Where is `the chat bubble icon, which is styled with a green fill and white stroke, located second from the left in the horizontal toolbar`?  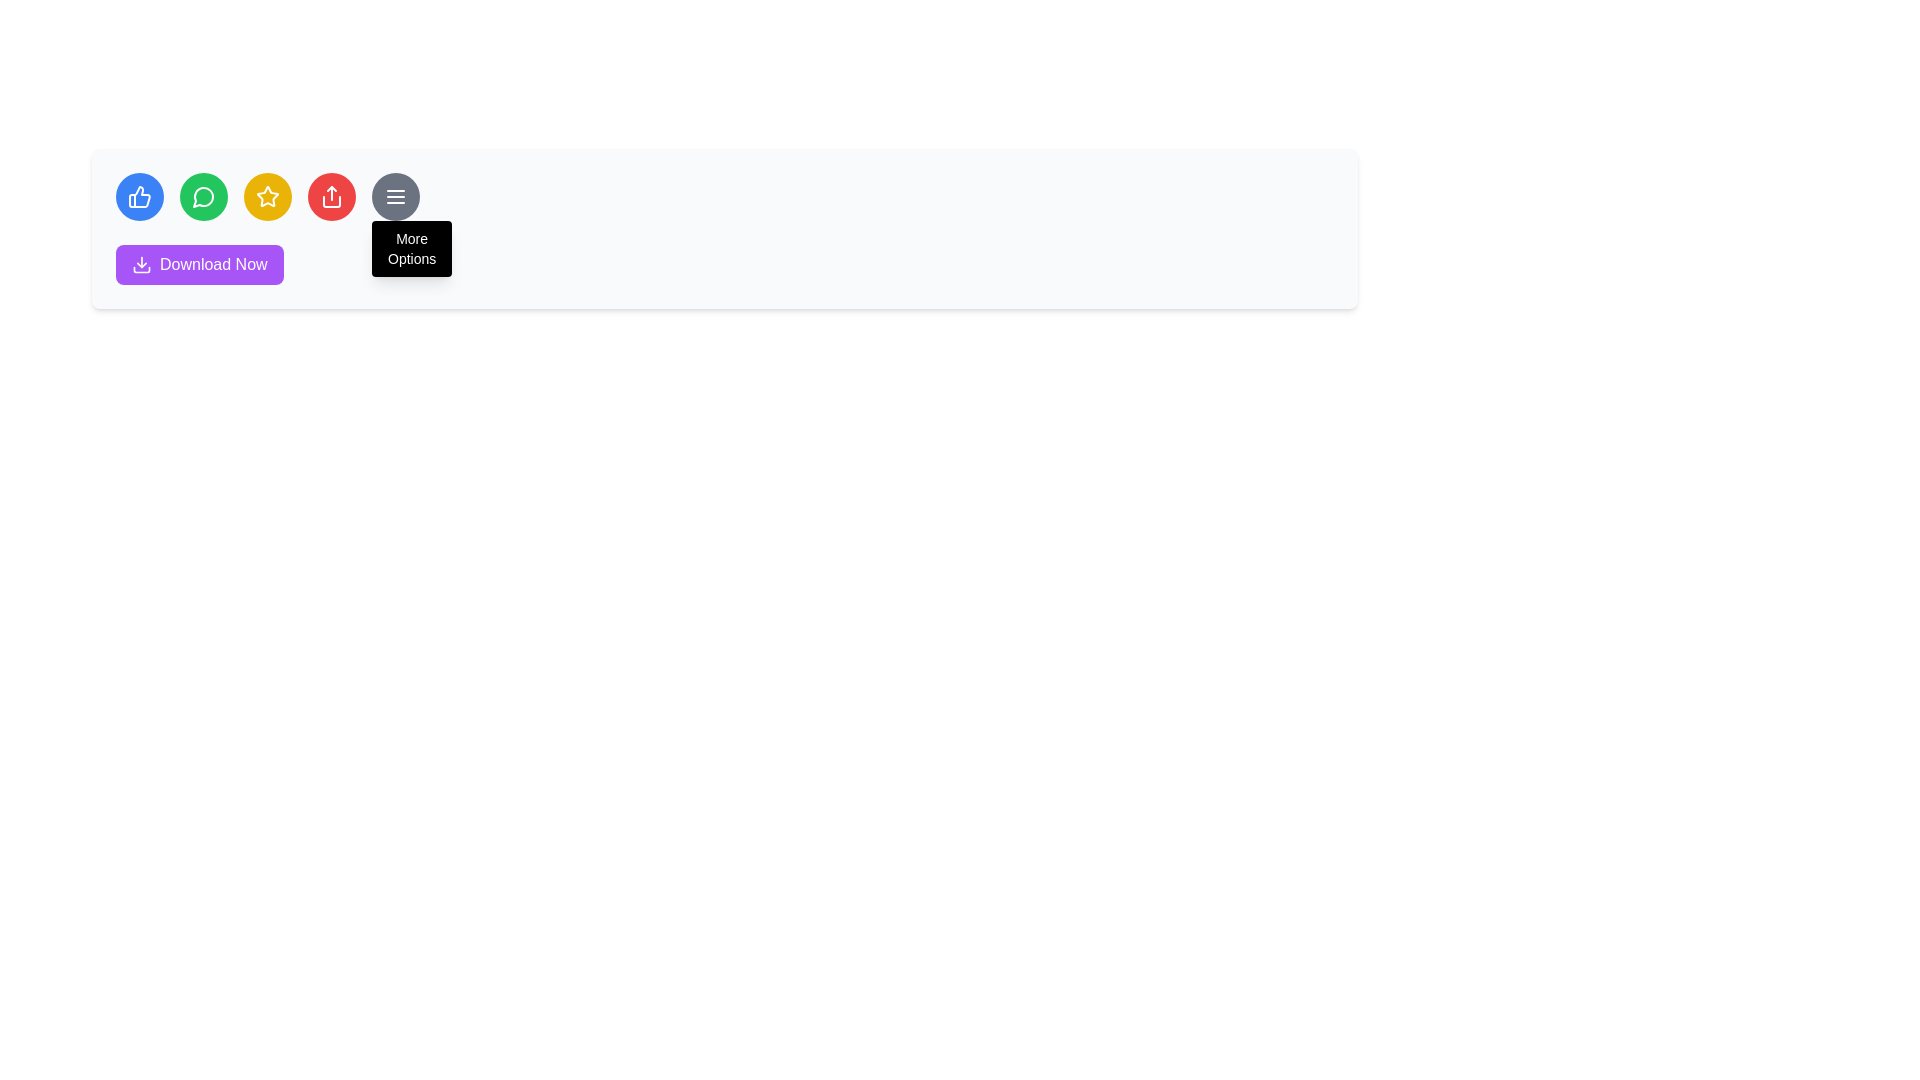
the chat bubble icon, which is styled with a green fill and white stroke, located second from the left in the horizontal toolbar is located at coordinates (203, 197).